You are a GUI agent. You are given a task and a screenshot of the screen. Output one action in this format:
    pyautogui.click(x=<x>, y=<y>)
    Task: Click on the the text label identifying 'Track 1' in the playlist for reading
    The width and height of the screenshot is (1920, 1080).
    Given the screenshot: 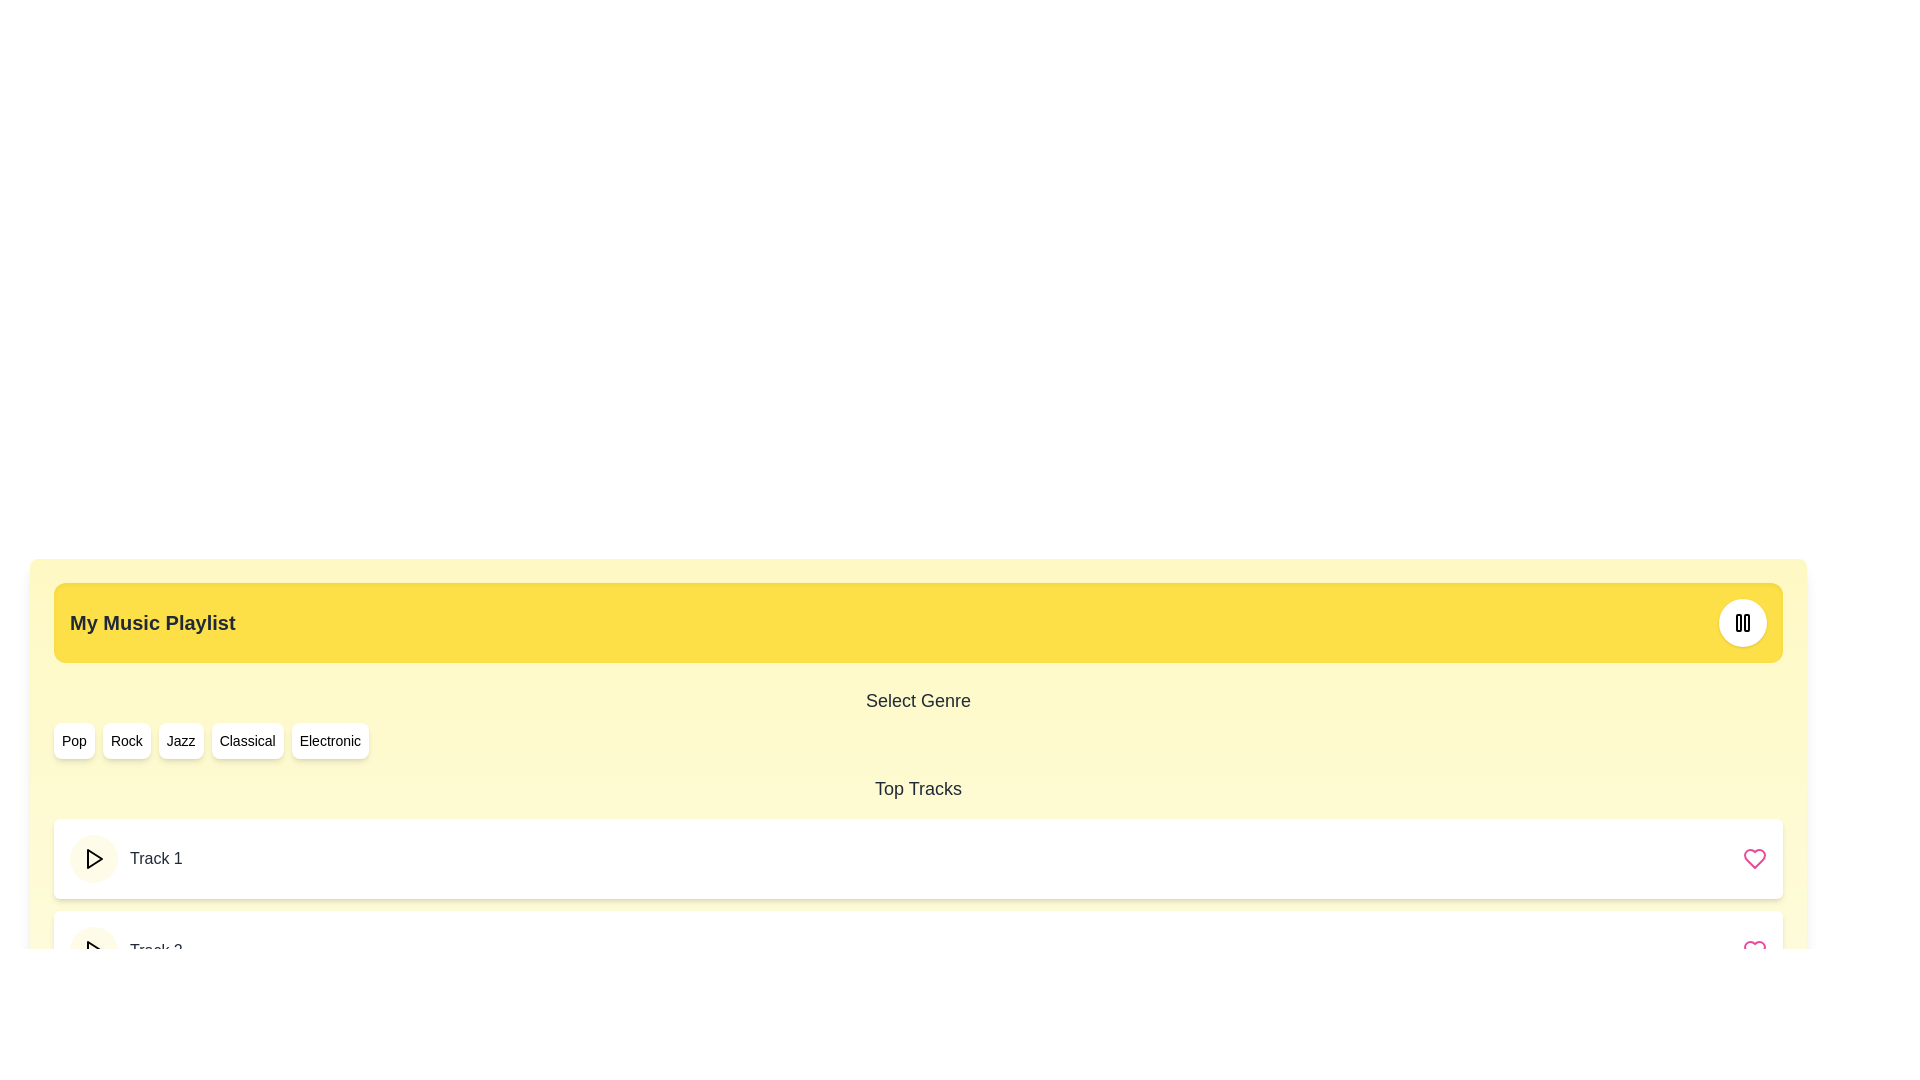 What is the action you would take?
    pyautogui.click(x=155, y=858)
    